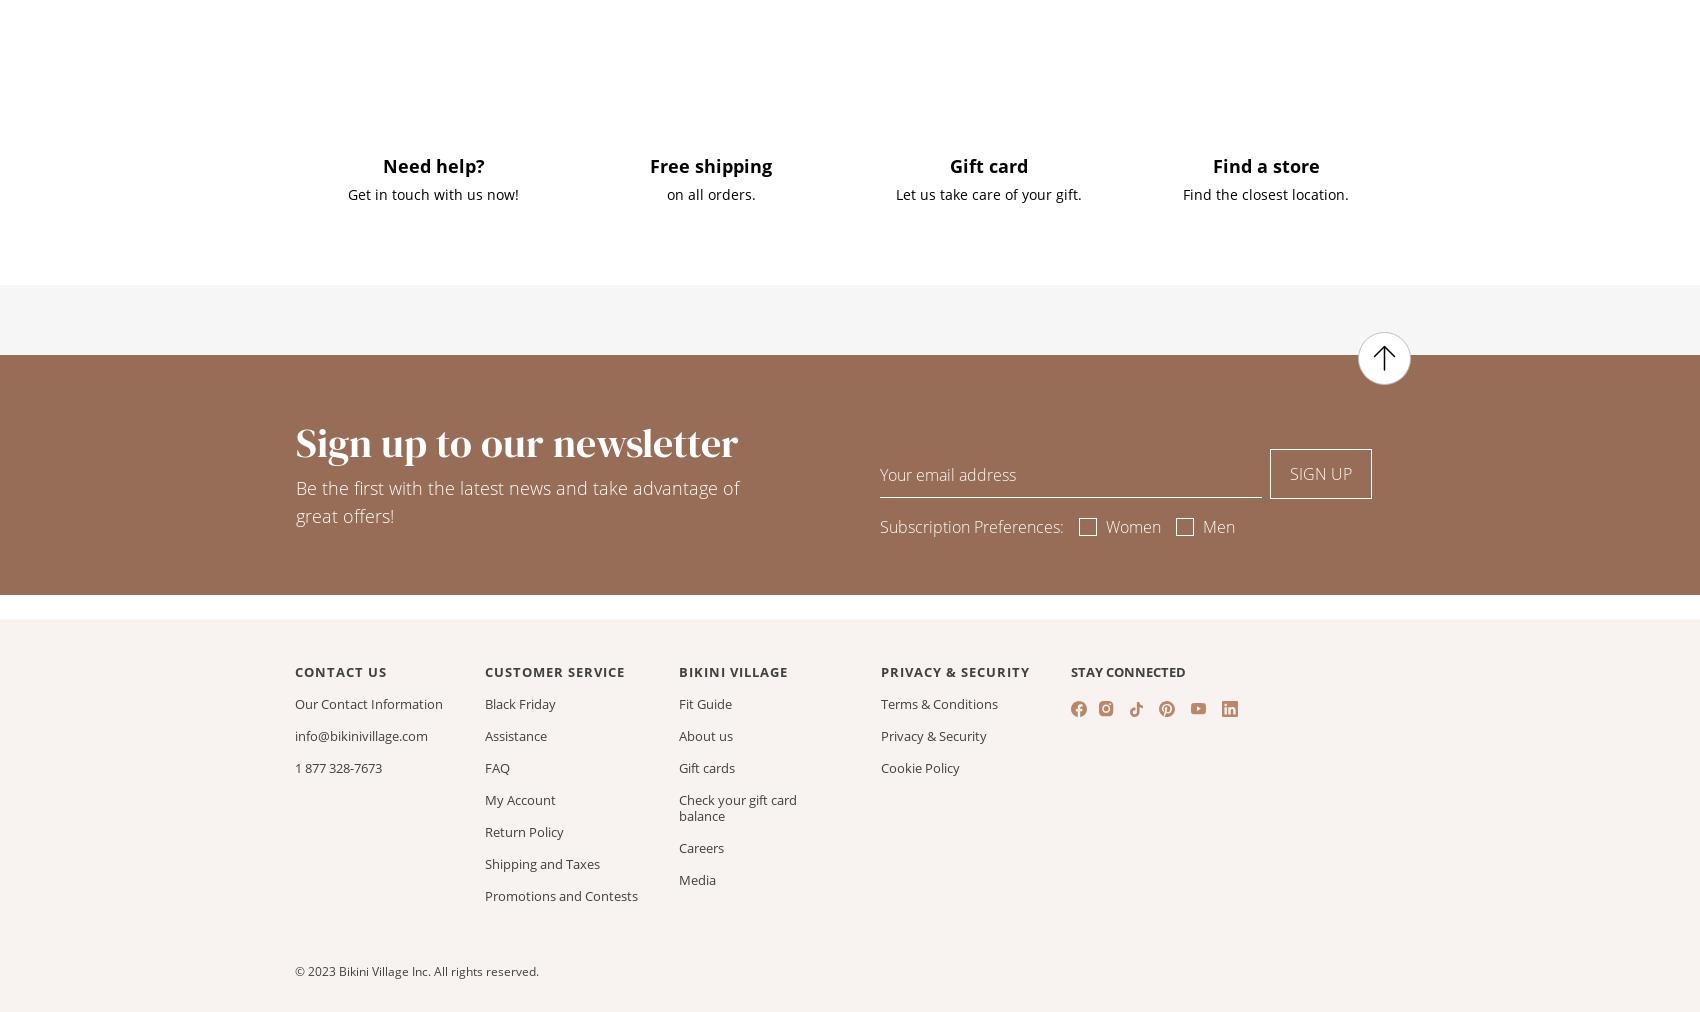 The height and width of the screenshot is (1012, 1700). What do you see at coordinates (337, 765) in the screenshot?
I see `'1 877 328-7673'` at bounding box center [337, 765].